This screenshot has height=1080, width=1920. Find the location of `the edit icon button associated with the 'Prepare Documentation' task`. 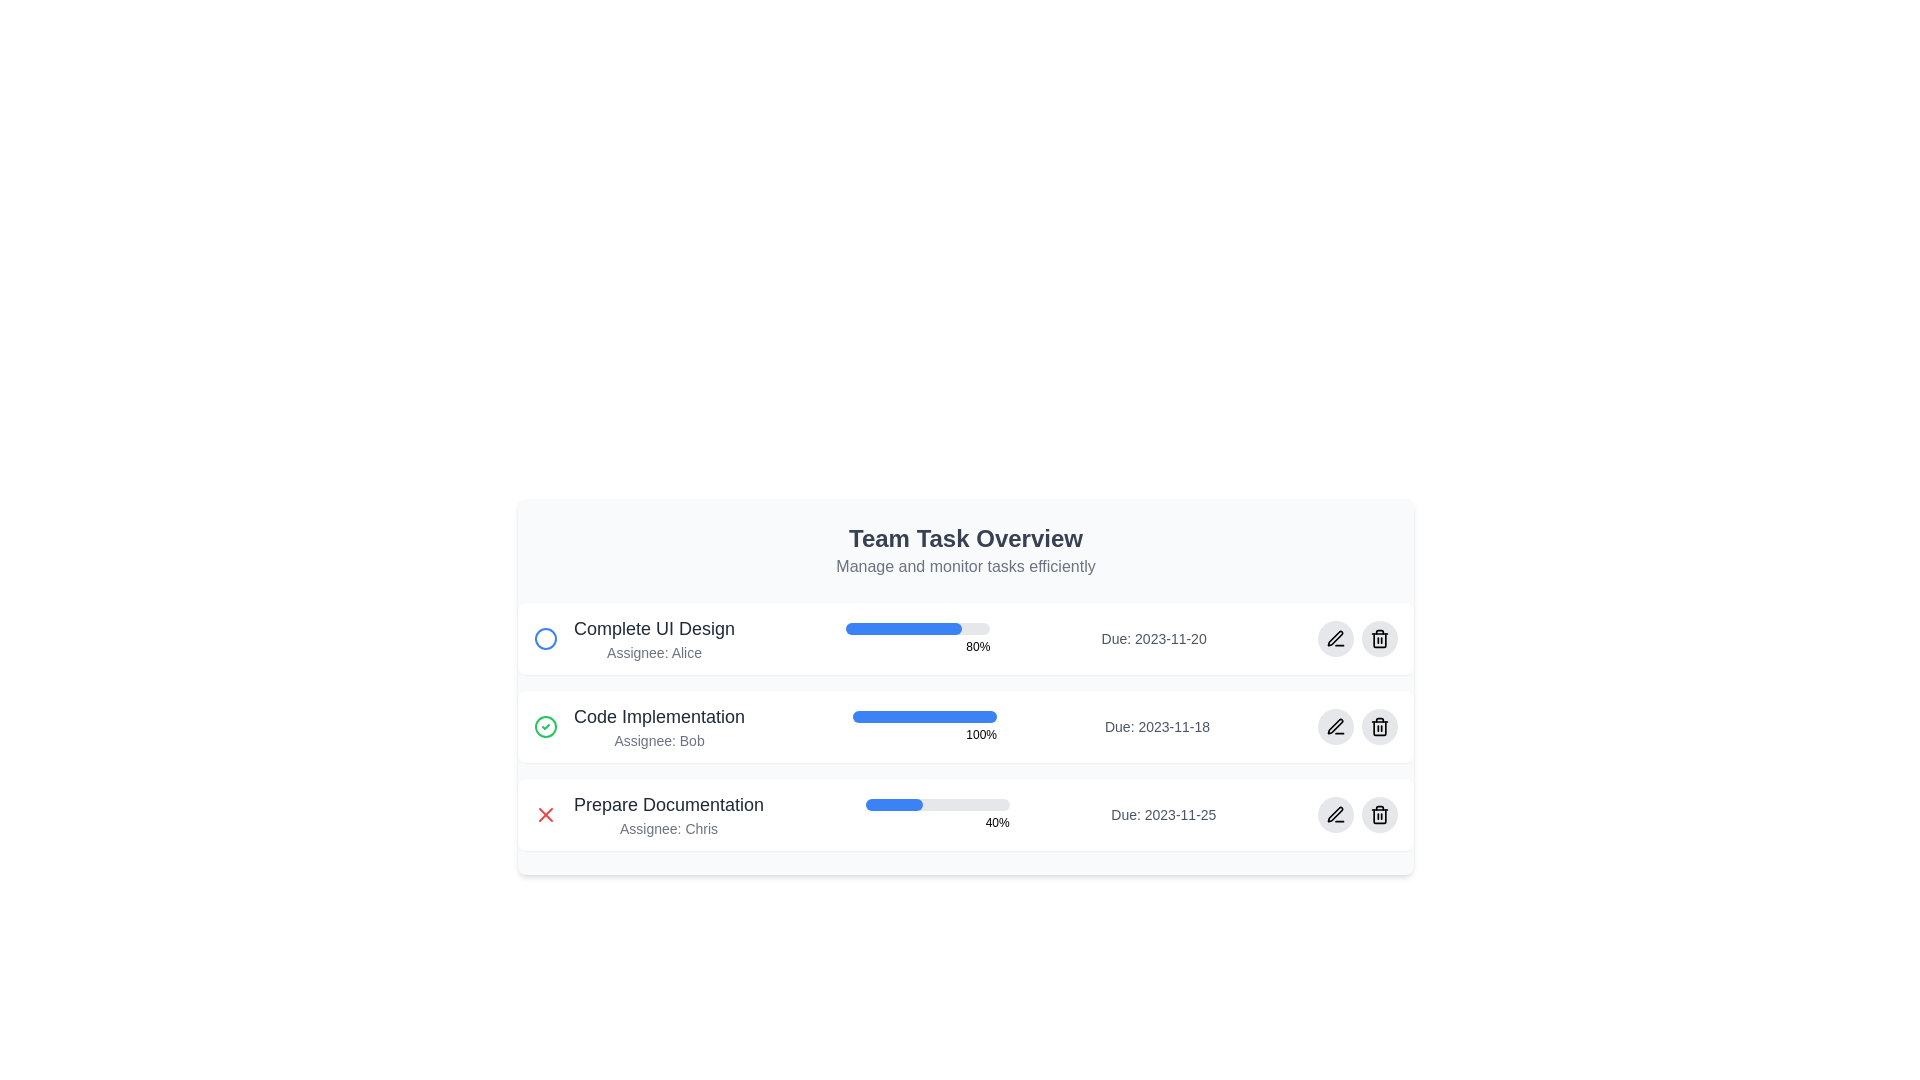

the edit icon button associated with the 'Prepare Documentation' task is located at coordinates (1335, 814).